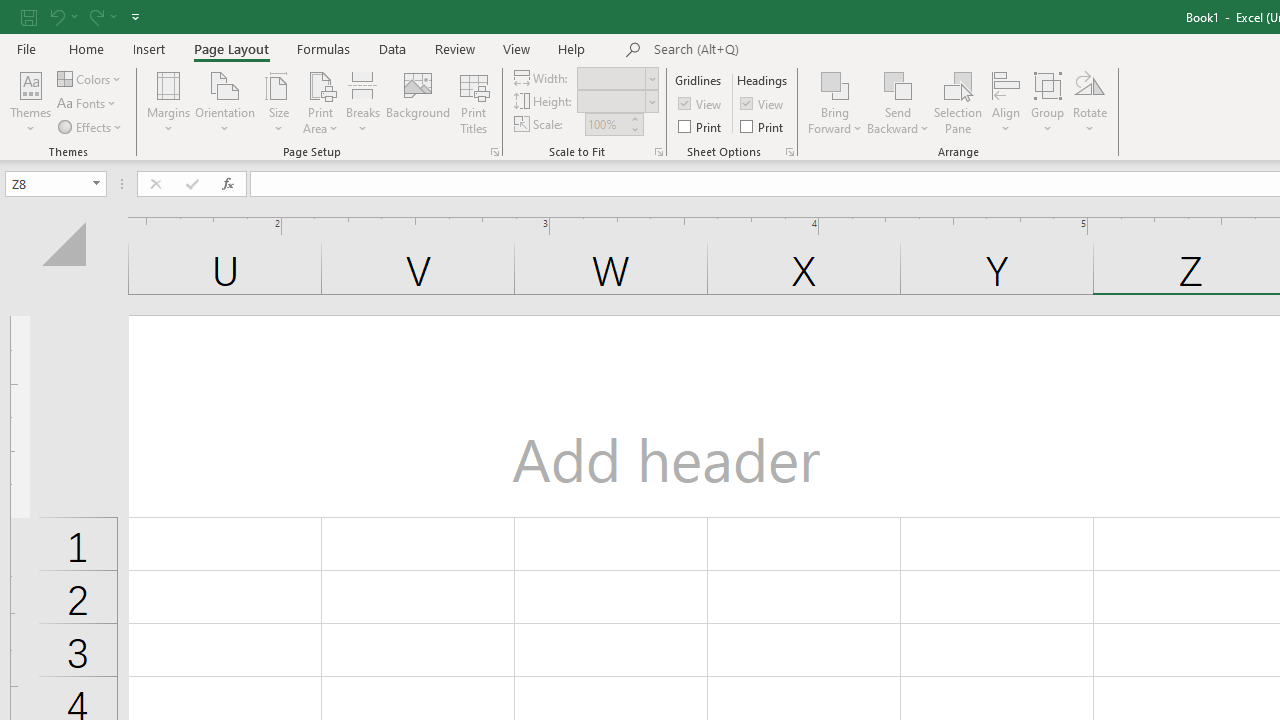  Describe the element at coordinates (362, 103) in the screenshot. I see `'Breaks'` at that location.